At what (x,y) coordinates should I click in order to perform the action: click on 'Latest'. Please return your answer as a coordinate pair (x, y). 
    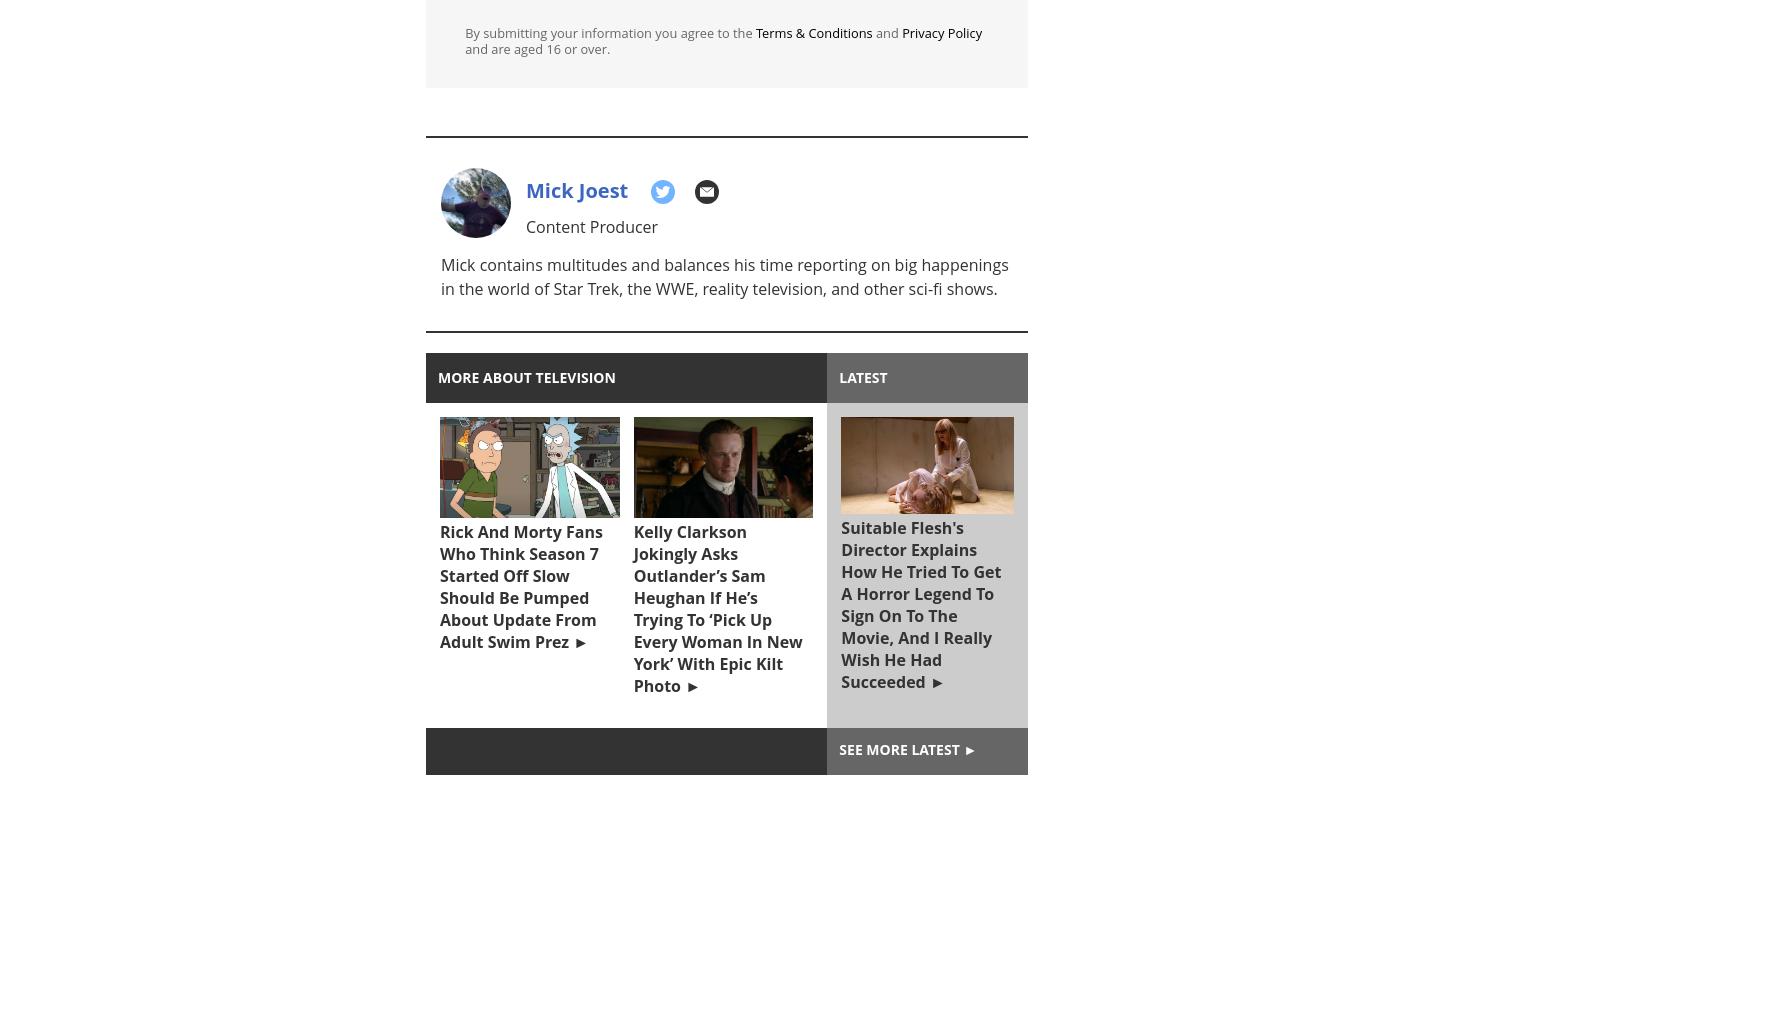
    Looking at the image, I should click on (863, 375).